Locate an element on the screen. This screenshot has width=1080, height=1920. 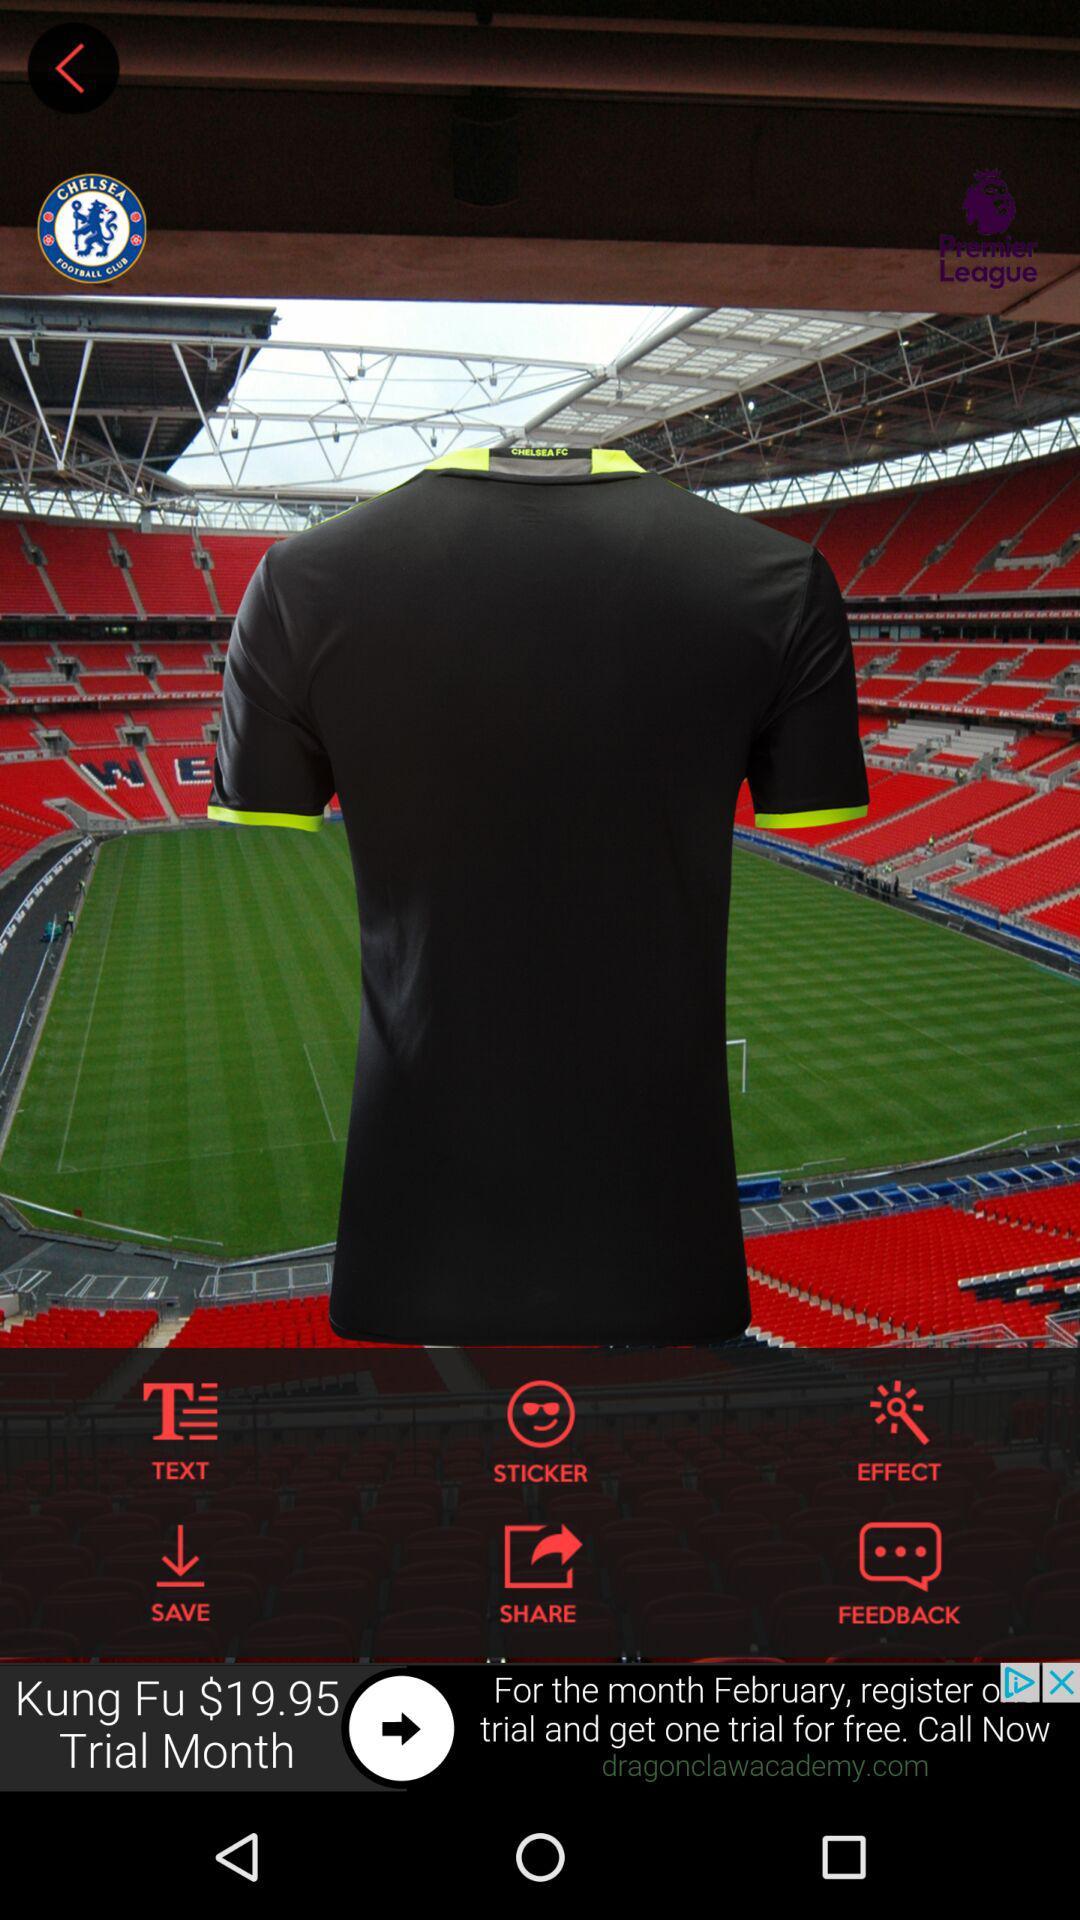
effect is located at coordinates (898, 1430).